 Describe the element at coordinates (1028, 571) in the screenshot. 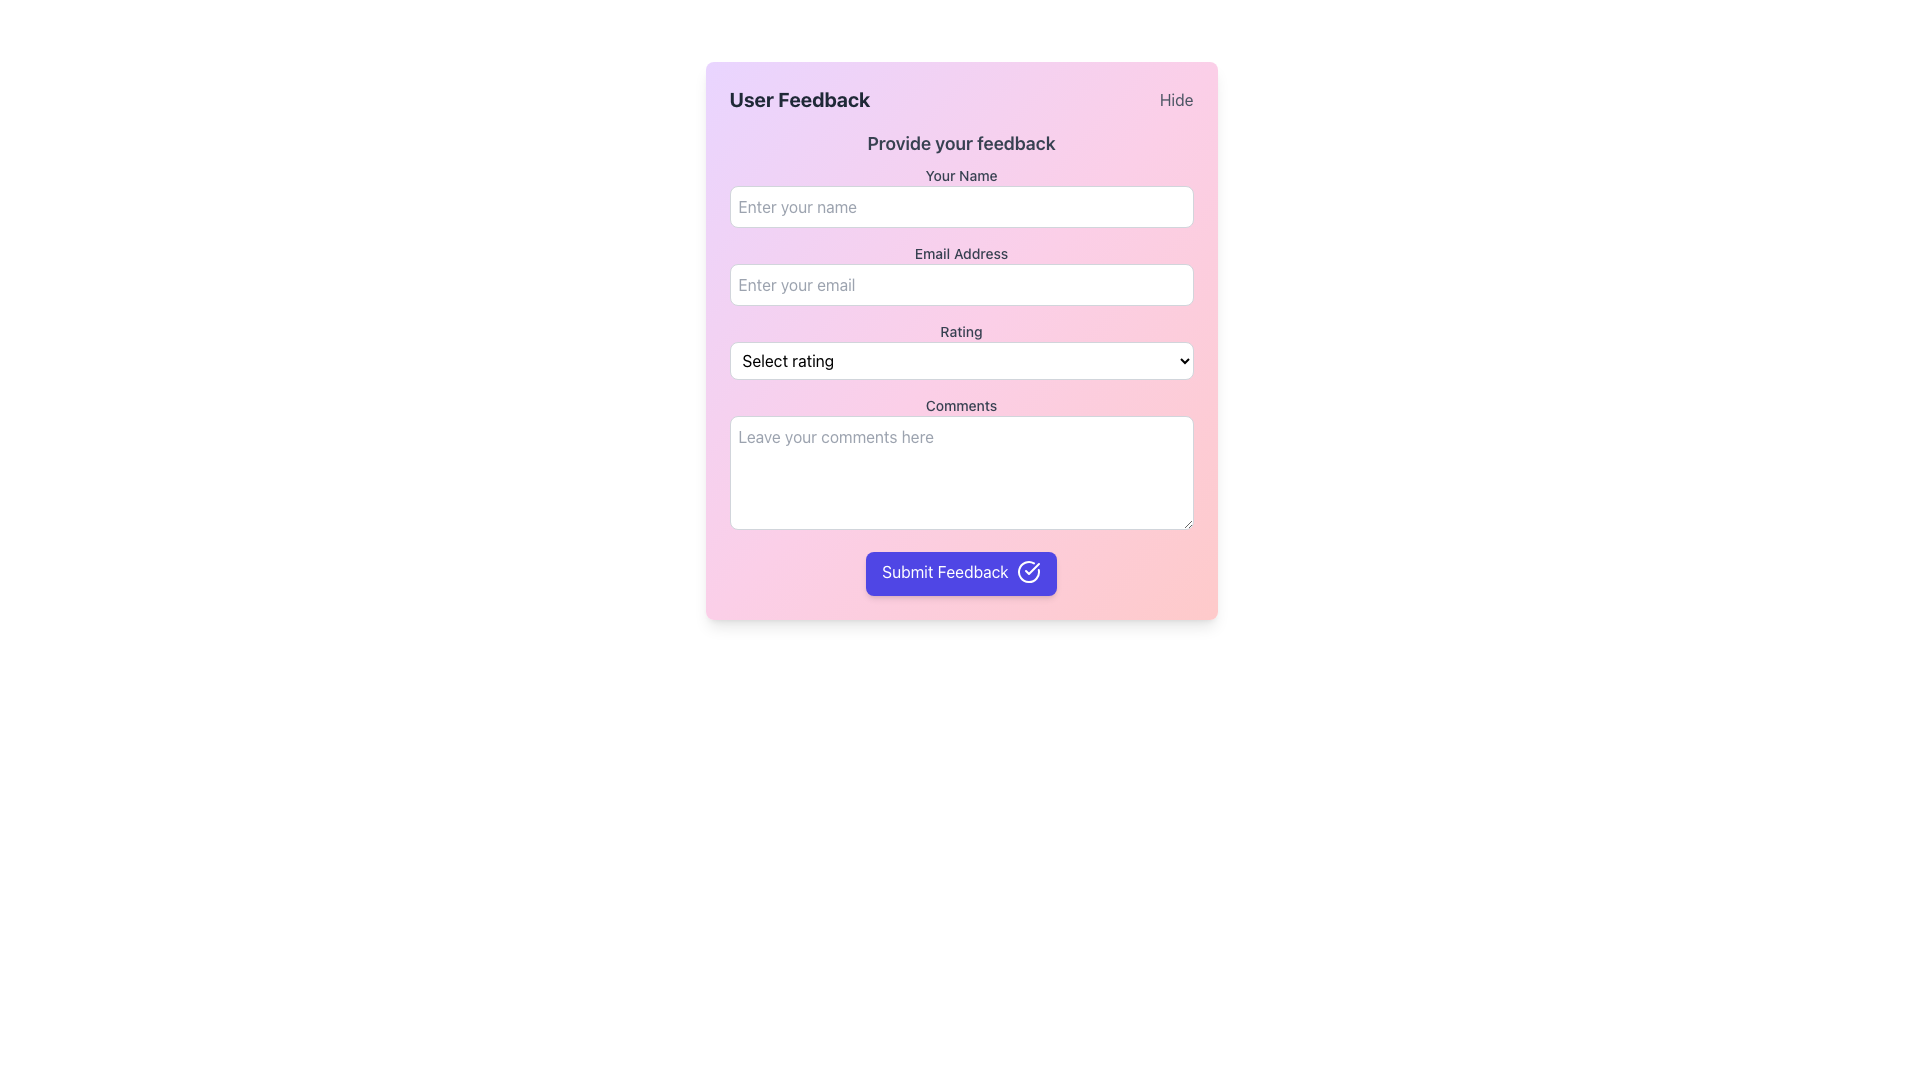

I see `the success icon located at the center-right edge of the 'Submit Feedback' button to confirm the action` at that location.